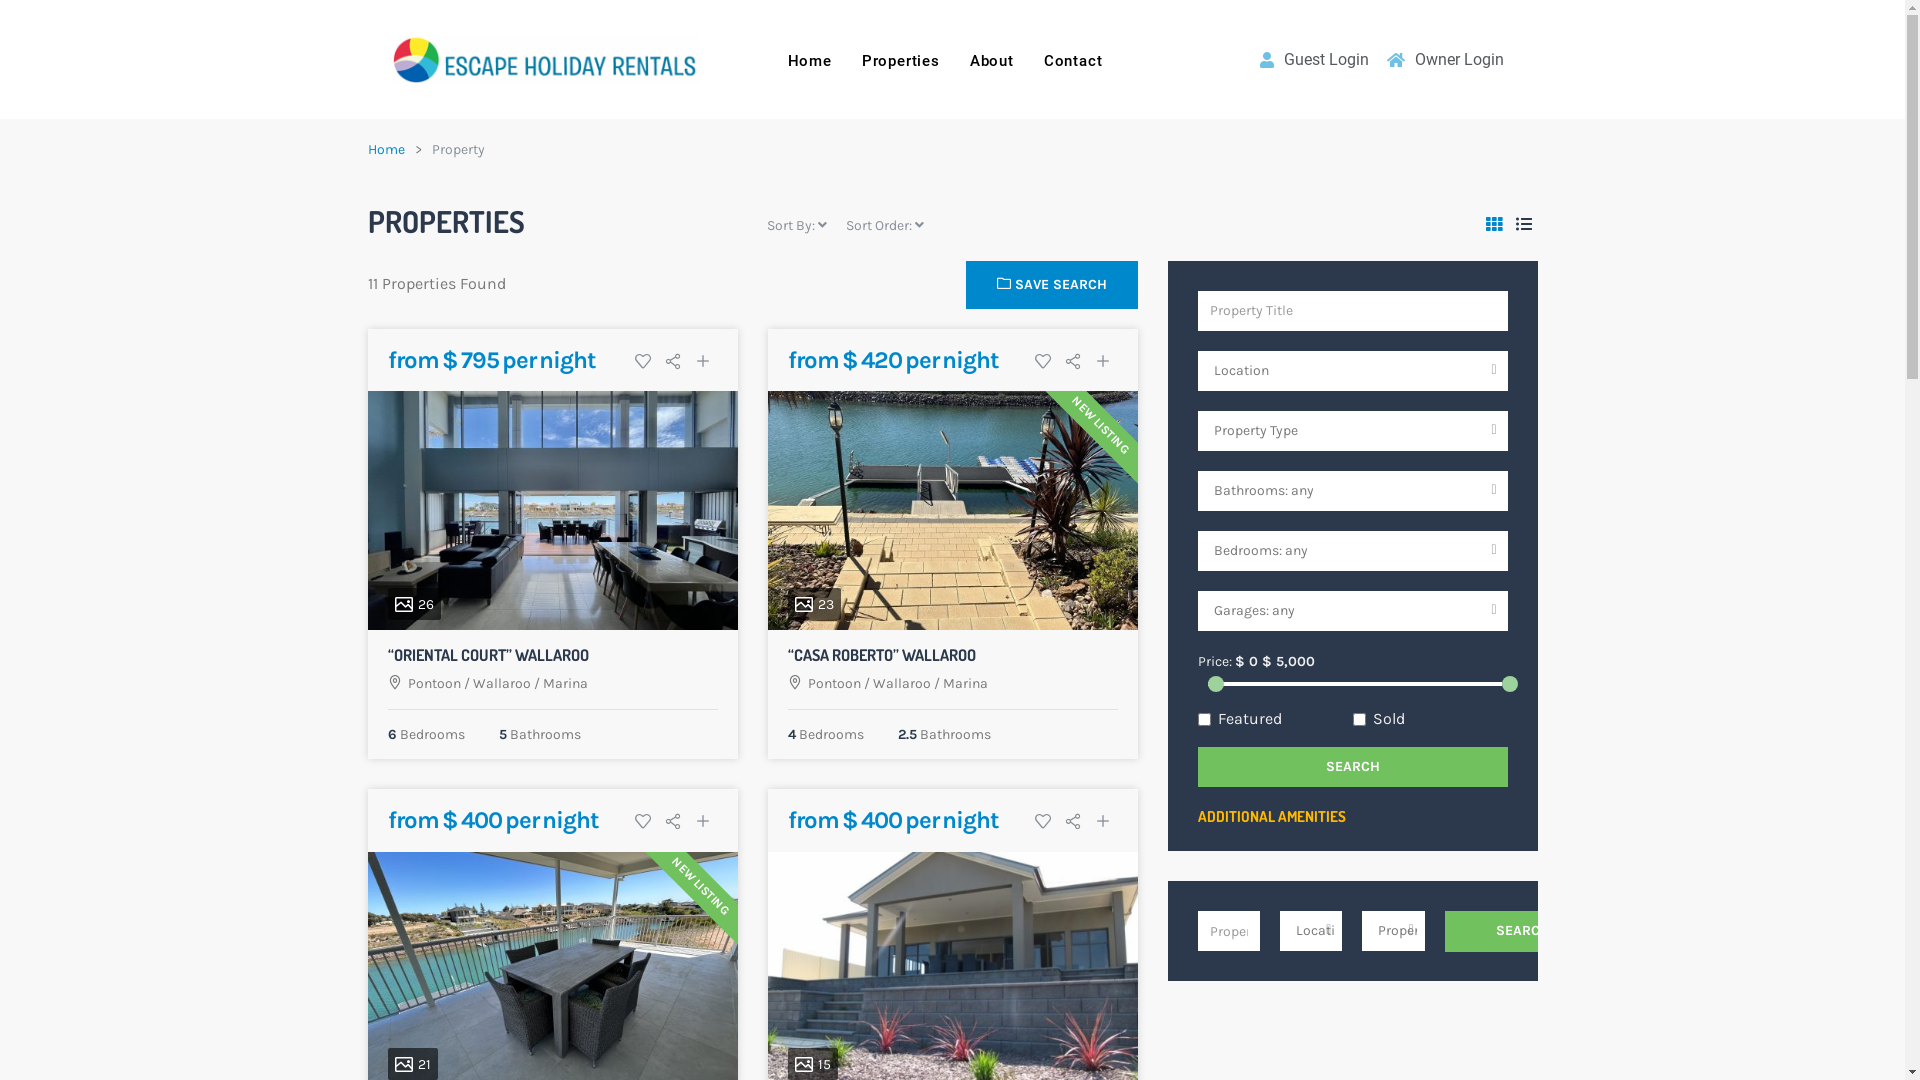 Image resolution: width=1920 pixels, height=1080 pixels. I want to click on 'Owner Login', so click(1444, 59).